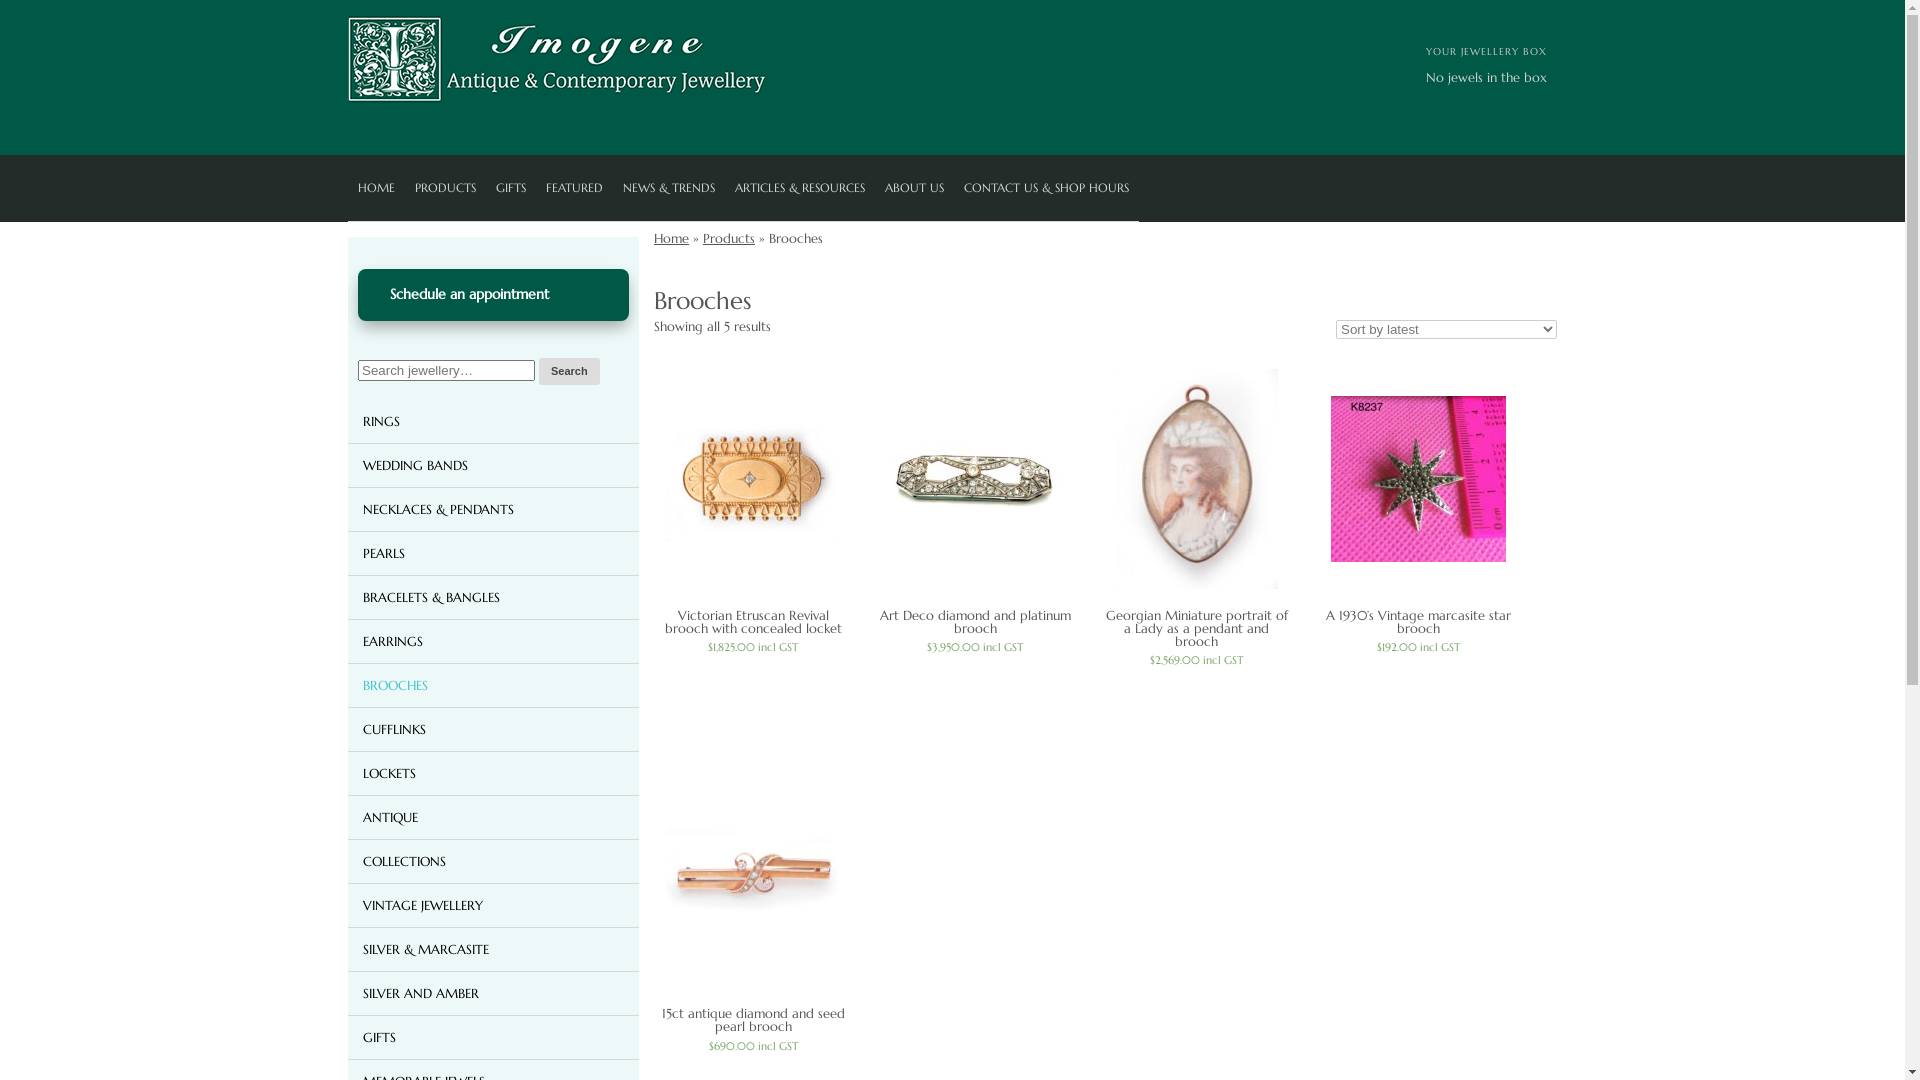 The image size is (1920, 1080). What do you see at coordinates (376, 188) in the screenshot?
I see `'HOME'` at bounding box center [376, 188].